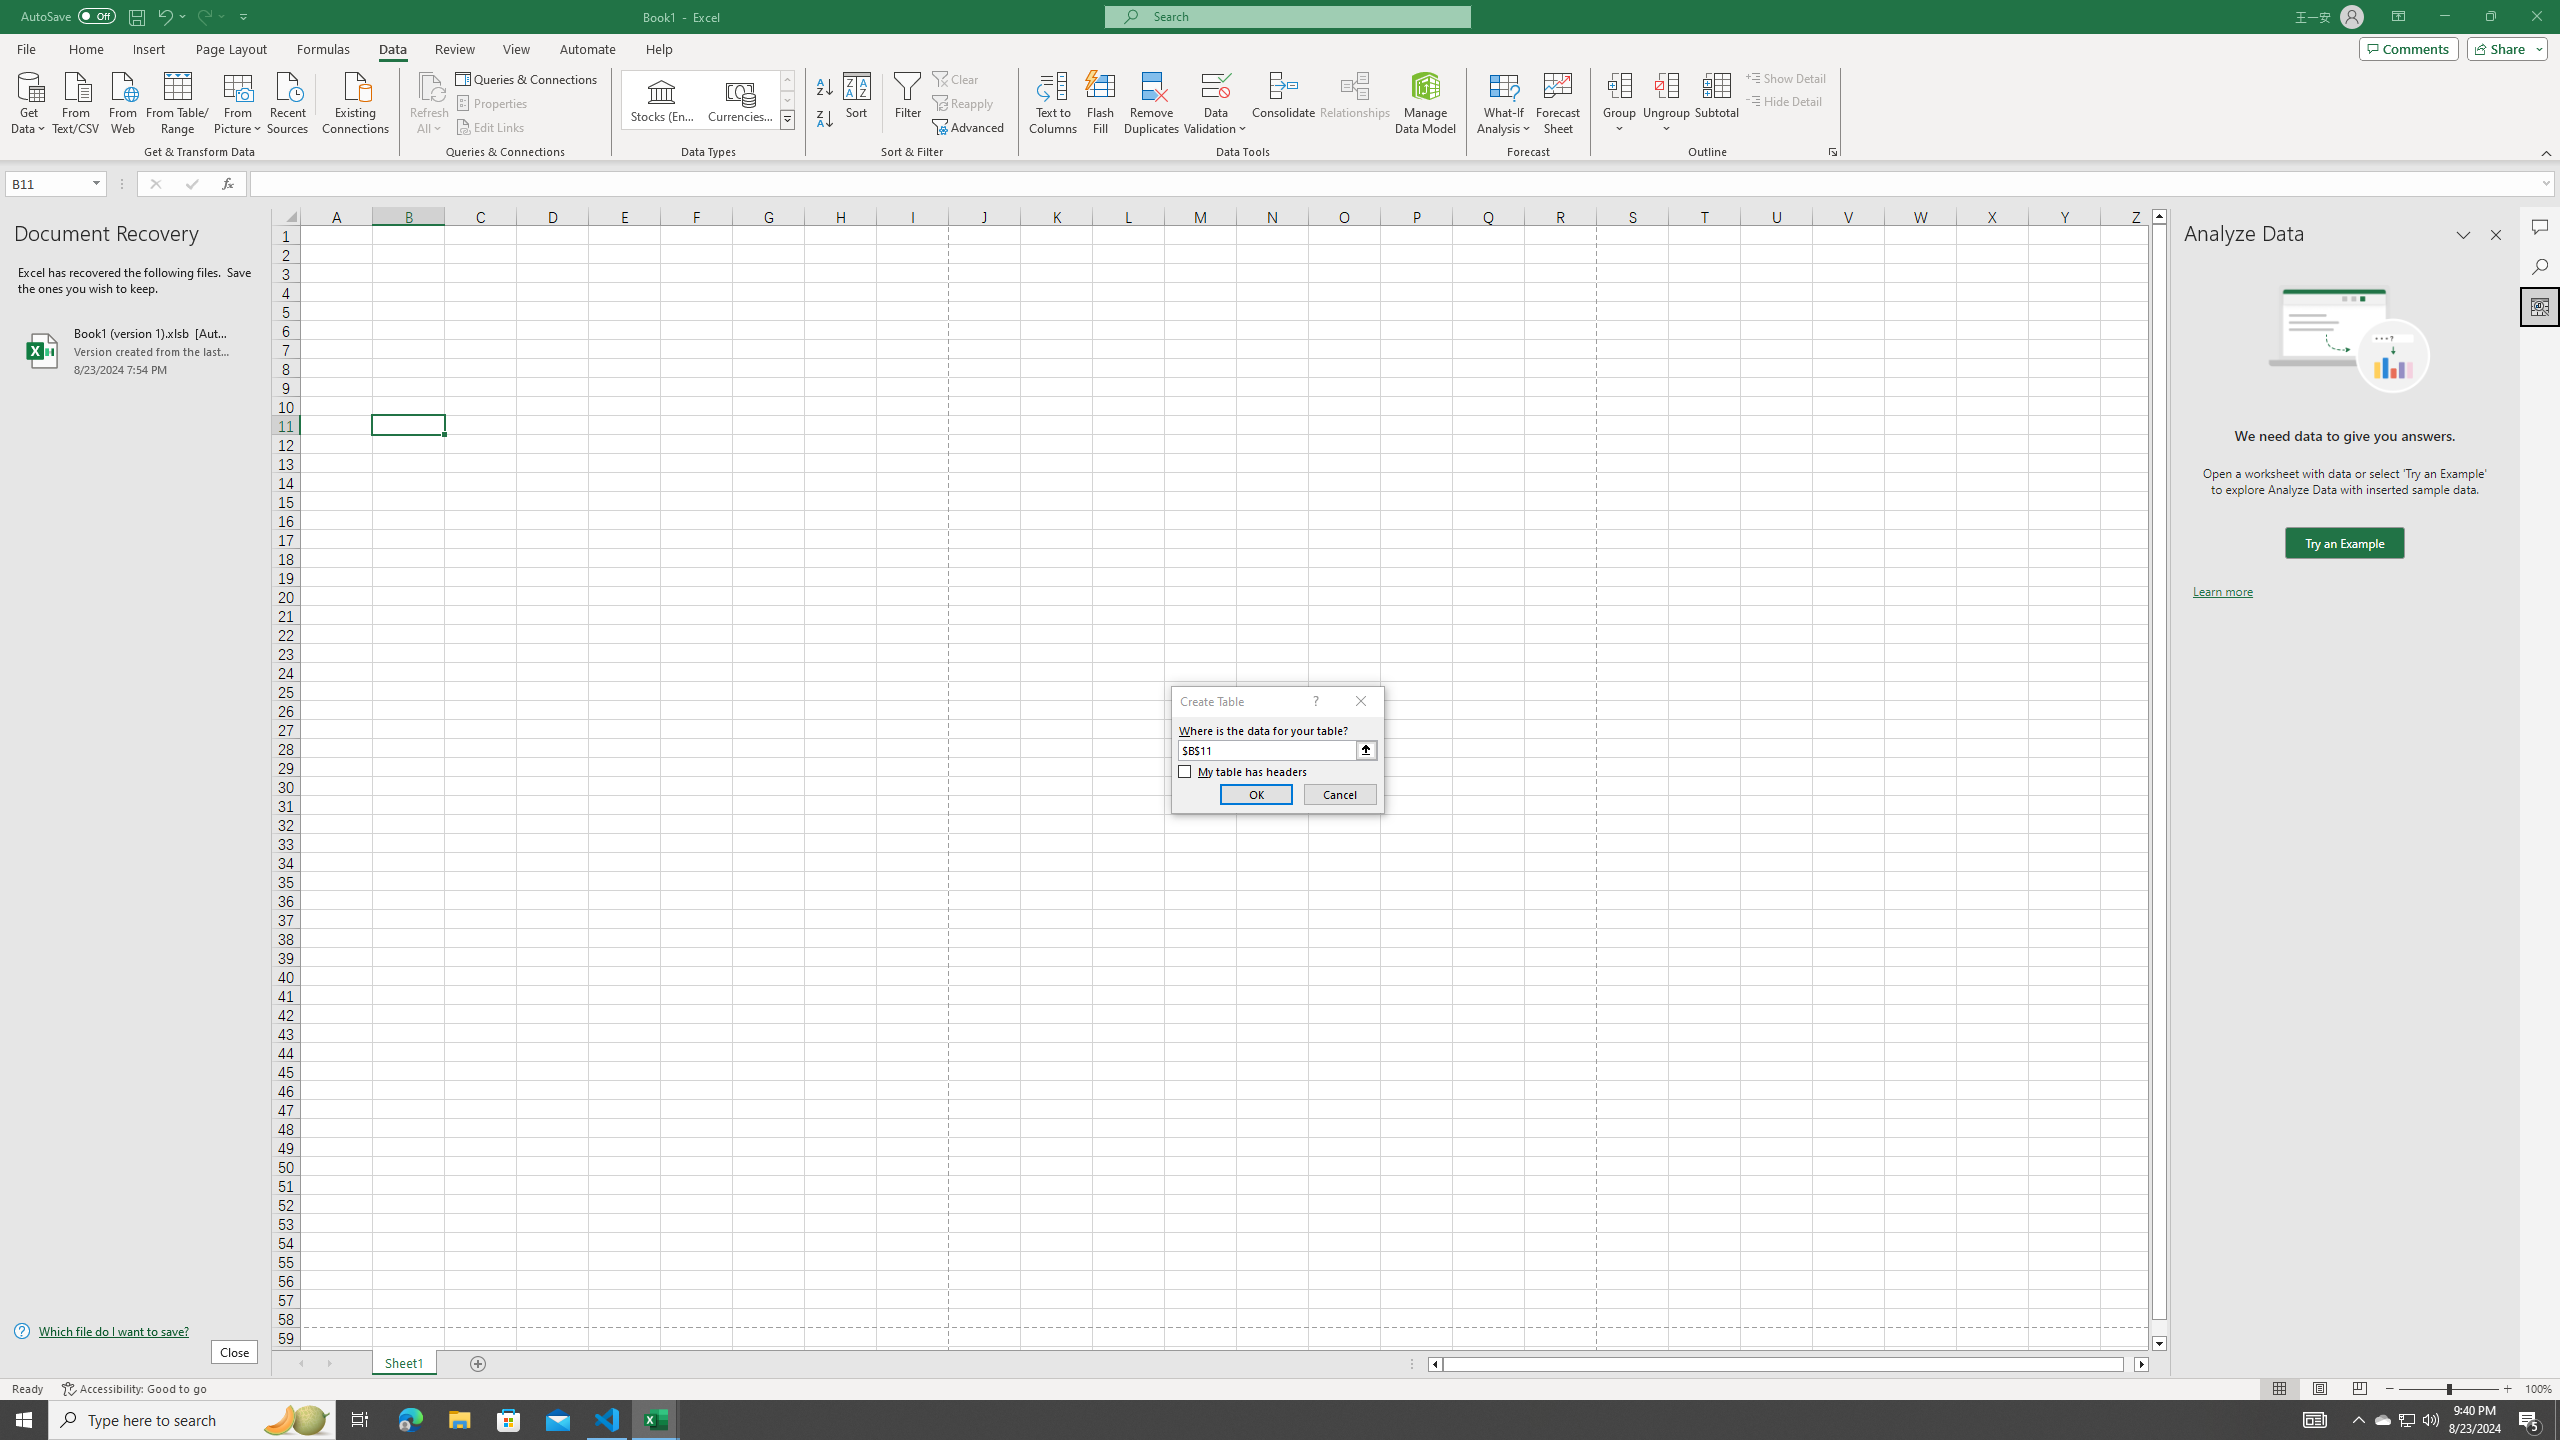 The image size is (2560, 1440). Describe the element at coordinates (2539, 306) in the screenshot. I see `'Analyze Data'` at that location.